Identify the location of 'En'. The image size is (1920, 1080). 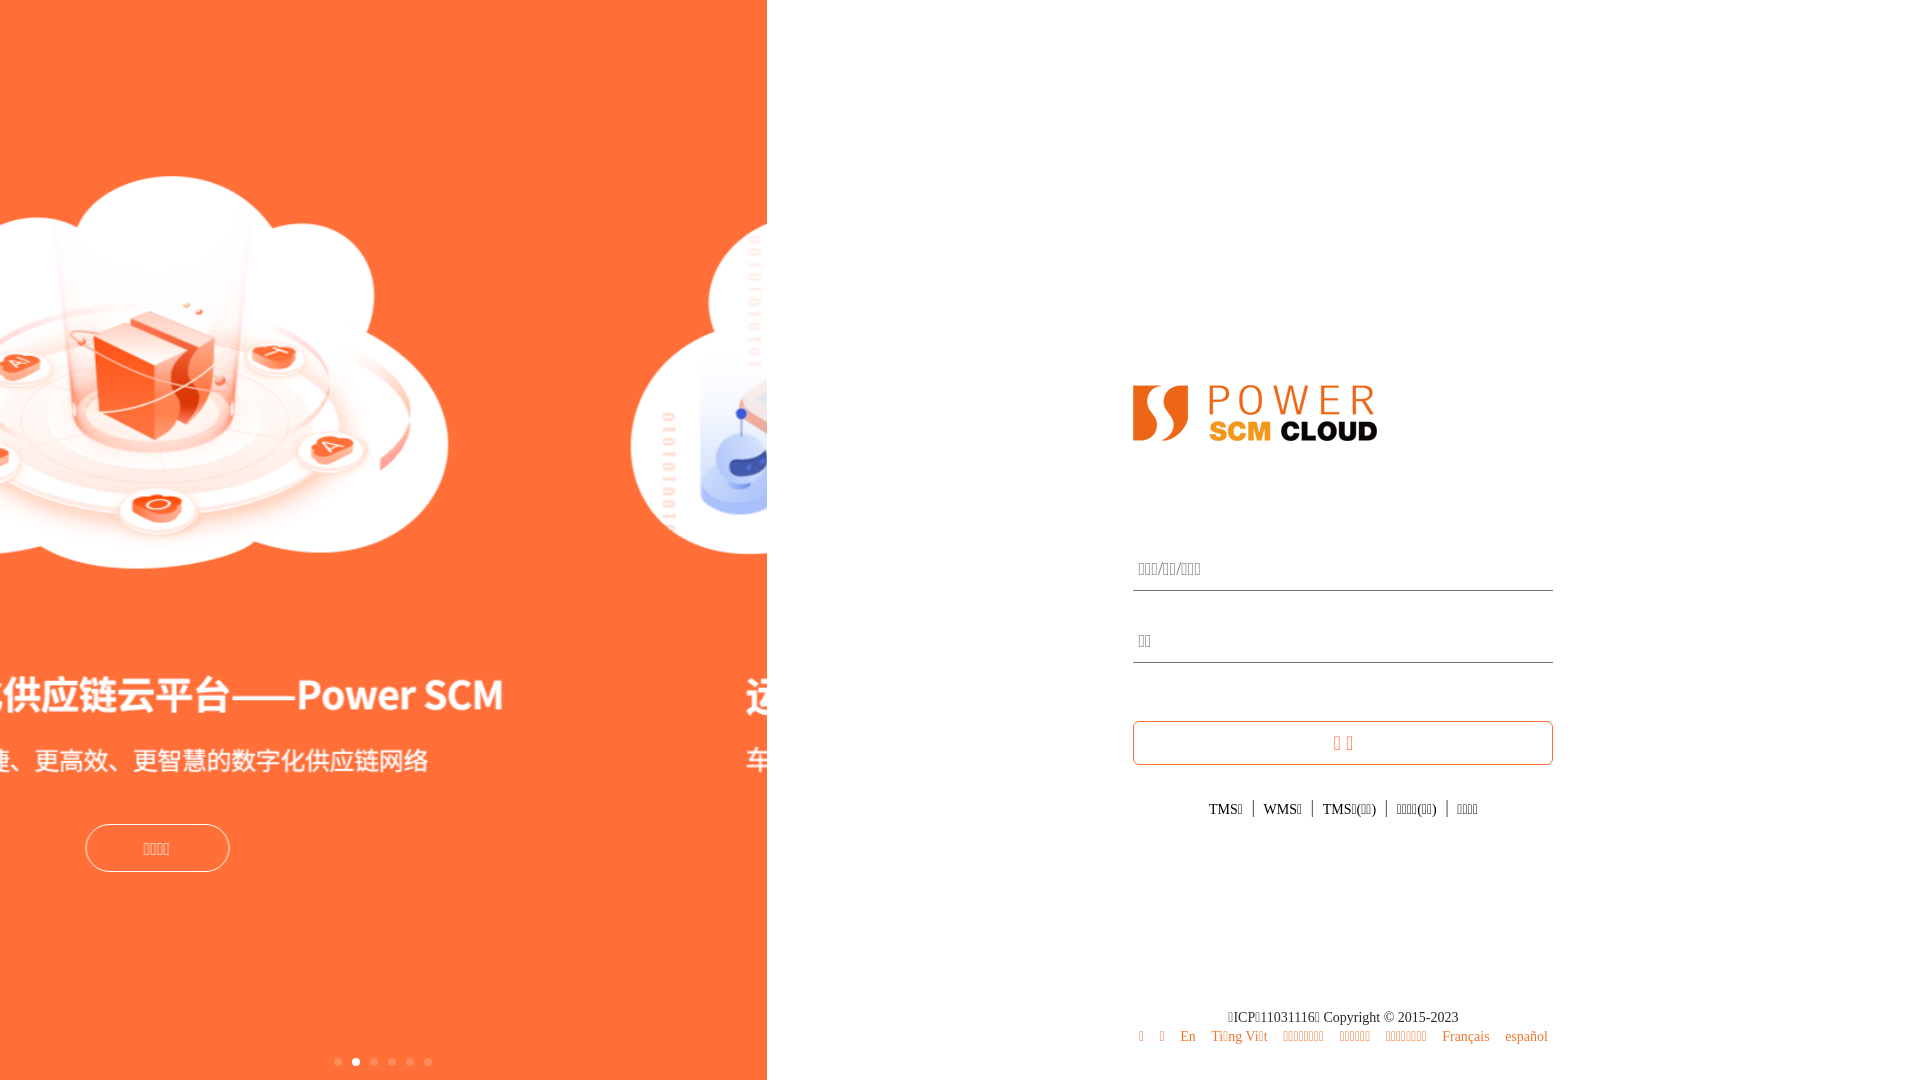
(1180, 1035).